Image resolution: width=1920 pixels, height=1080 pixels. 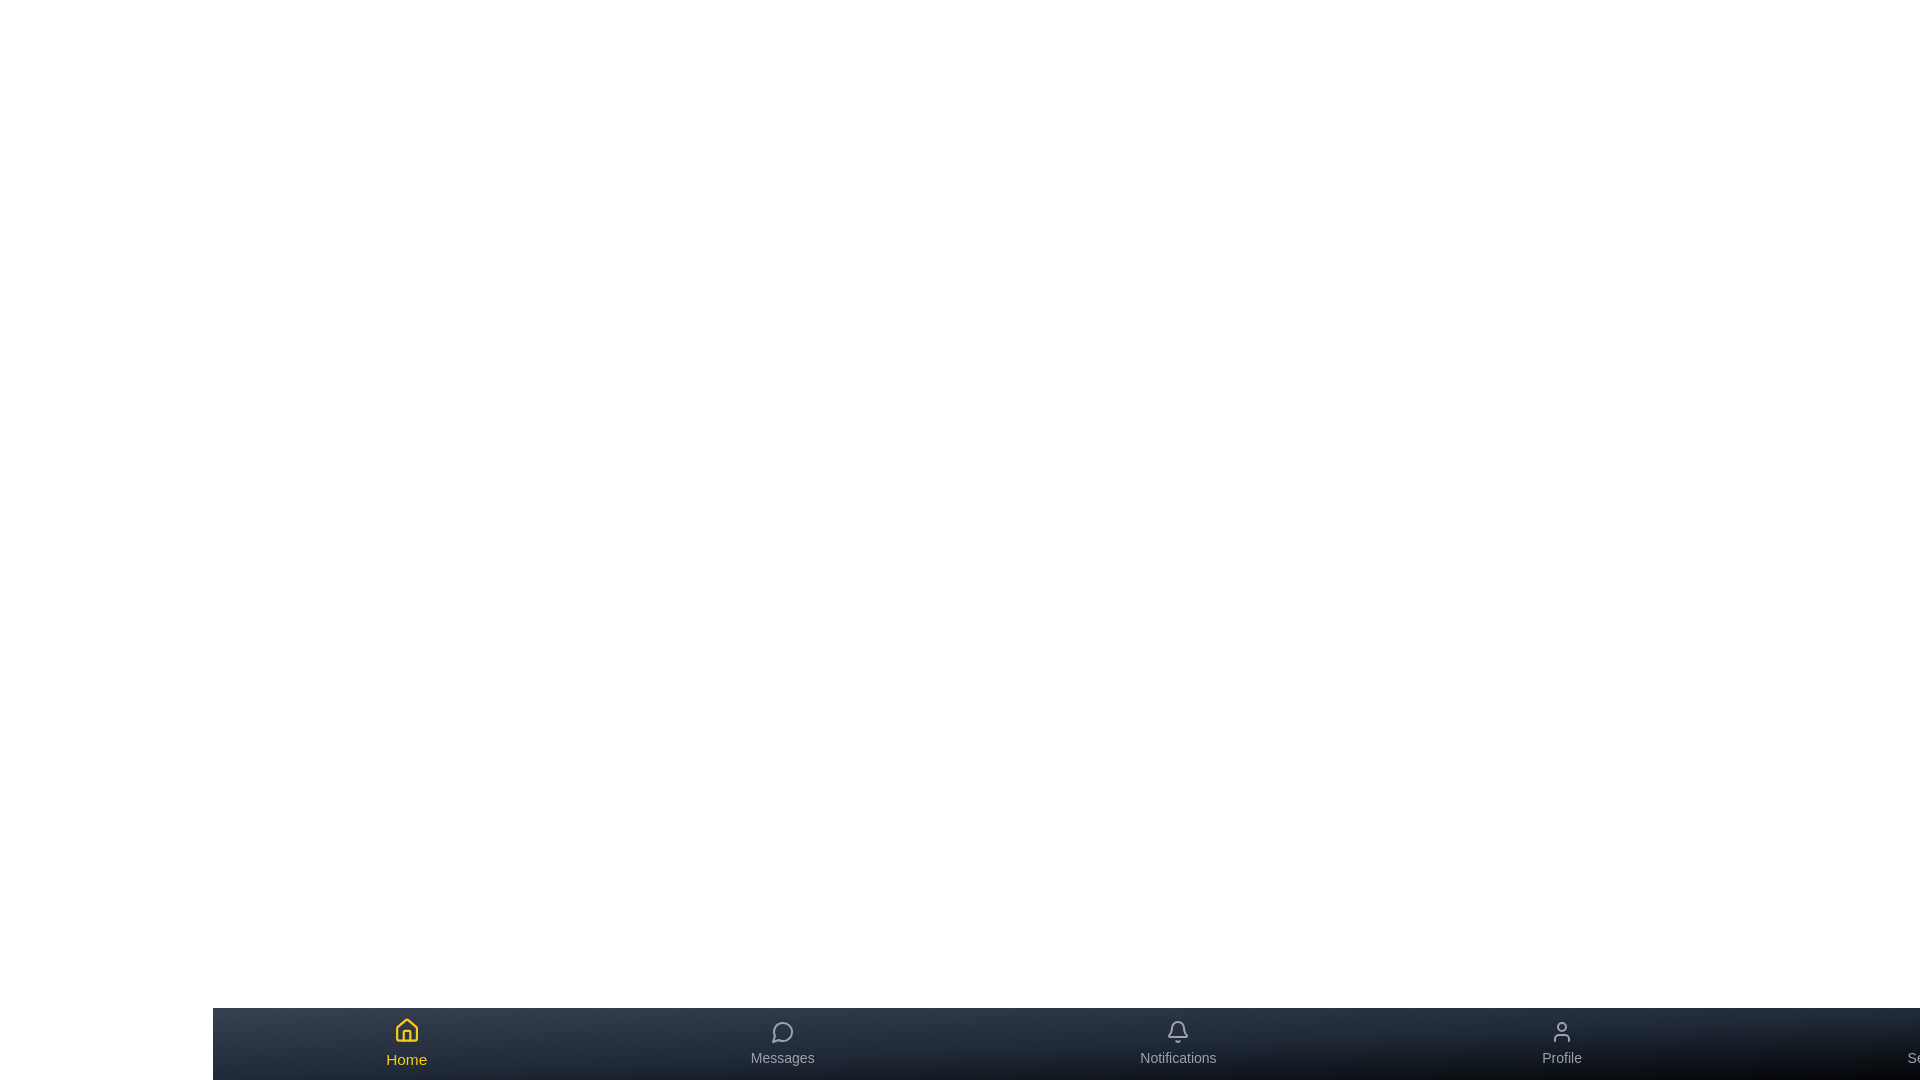 I want to click on the Profile tab to navigate to it, so click(x=1561, y=1043).